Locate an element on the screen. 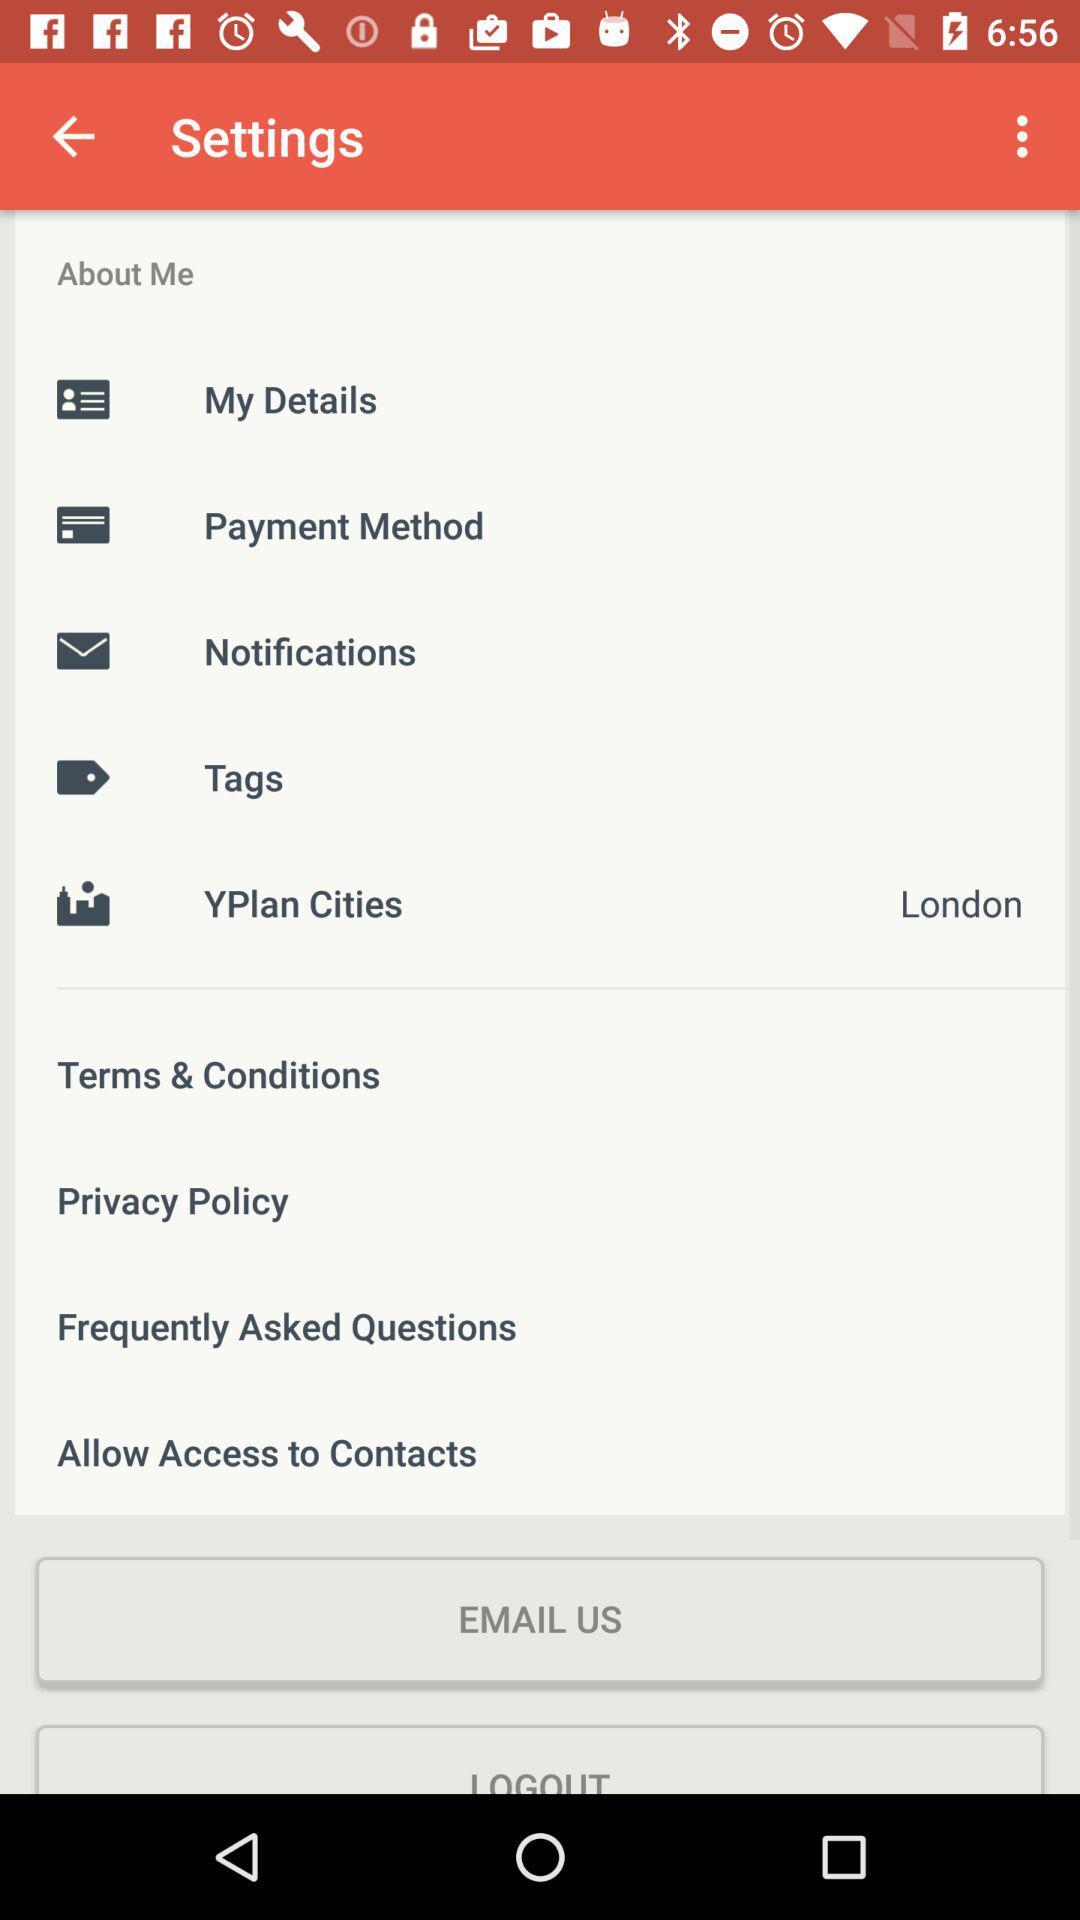 The height and width of the screenshot is (1920, 1080). the app to the left of  settings is located at coordinates (72, 135).